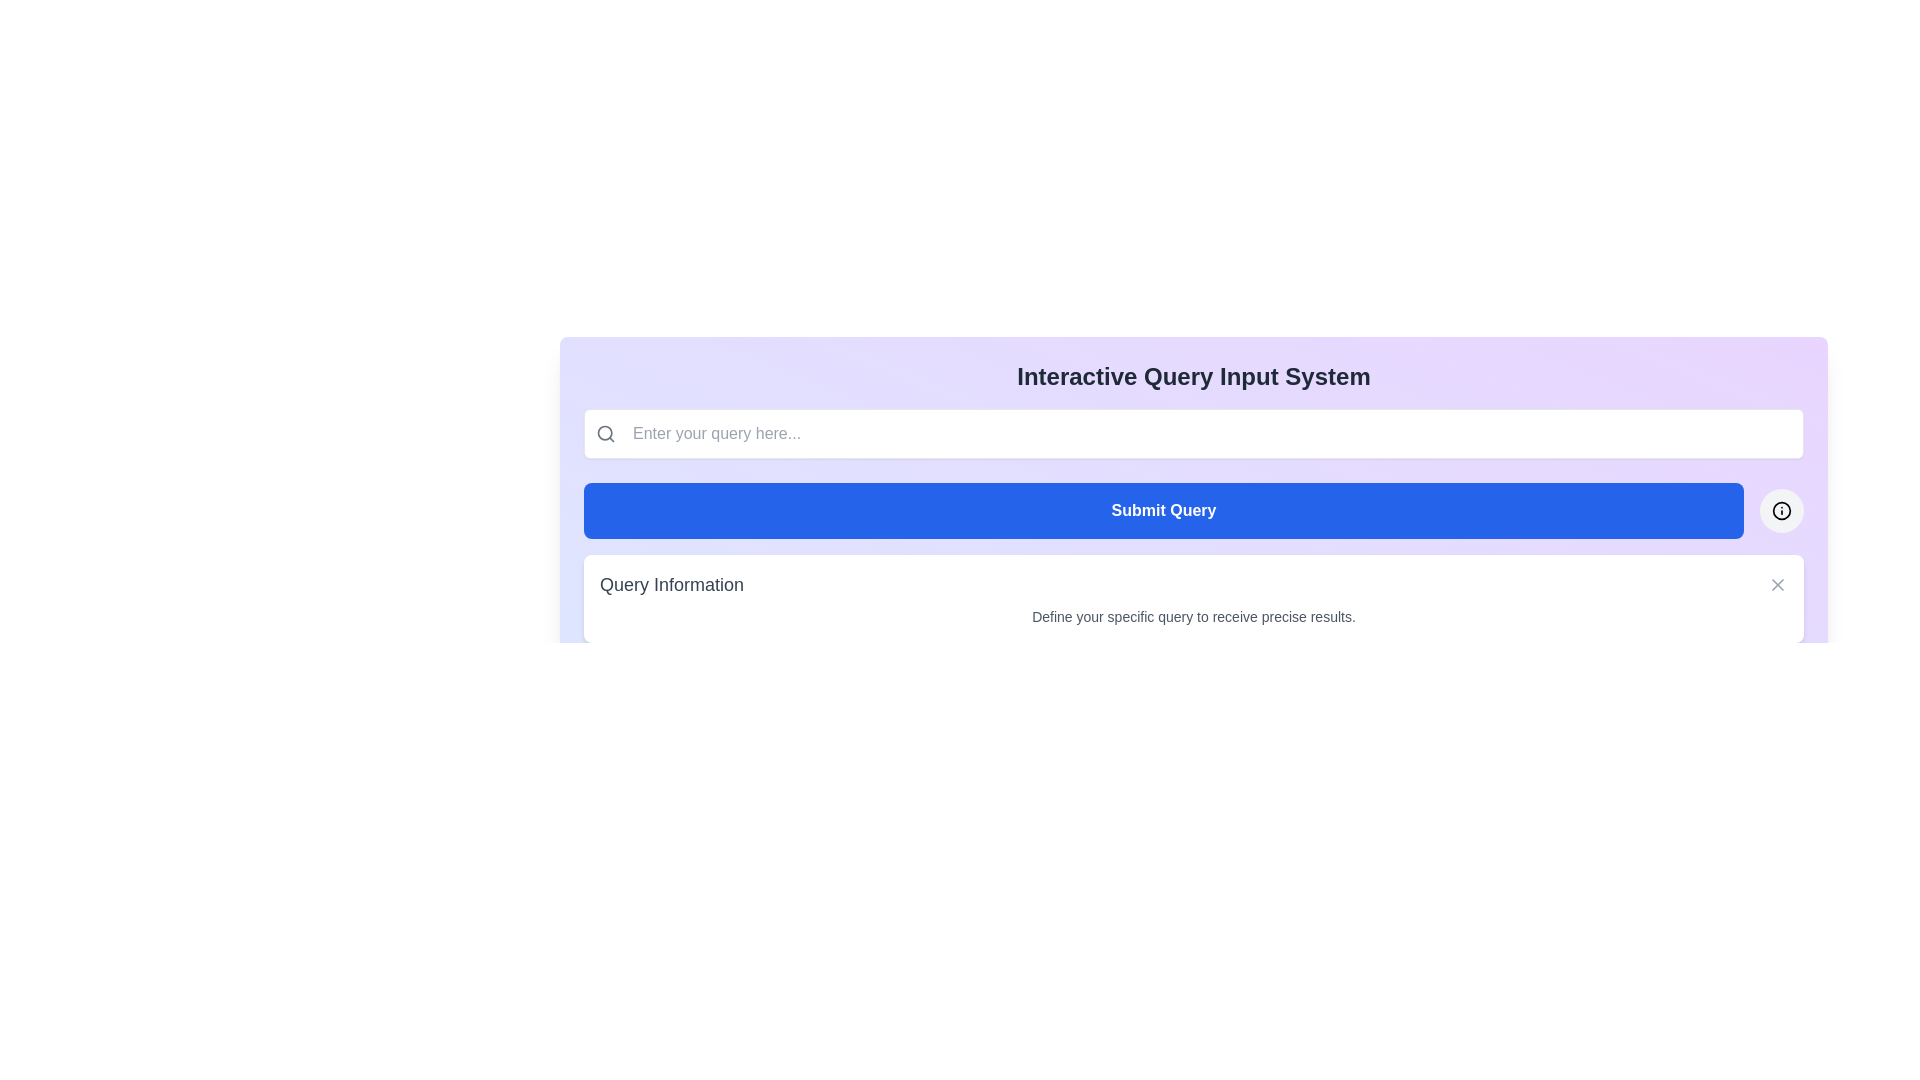 Image resolution: width=1920 pixels, height=1080 pixels. I want to click on the outermost circular component of the information icon located at the top-right corner of the interface, so click(1781, 508).